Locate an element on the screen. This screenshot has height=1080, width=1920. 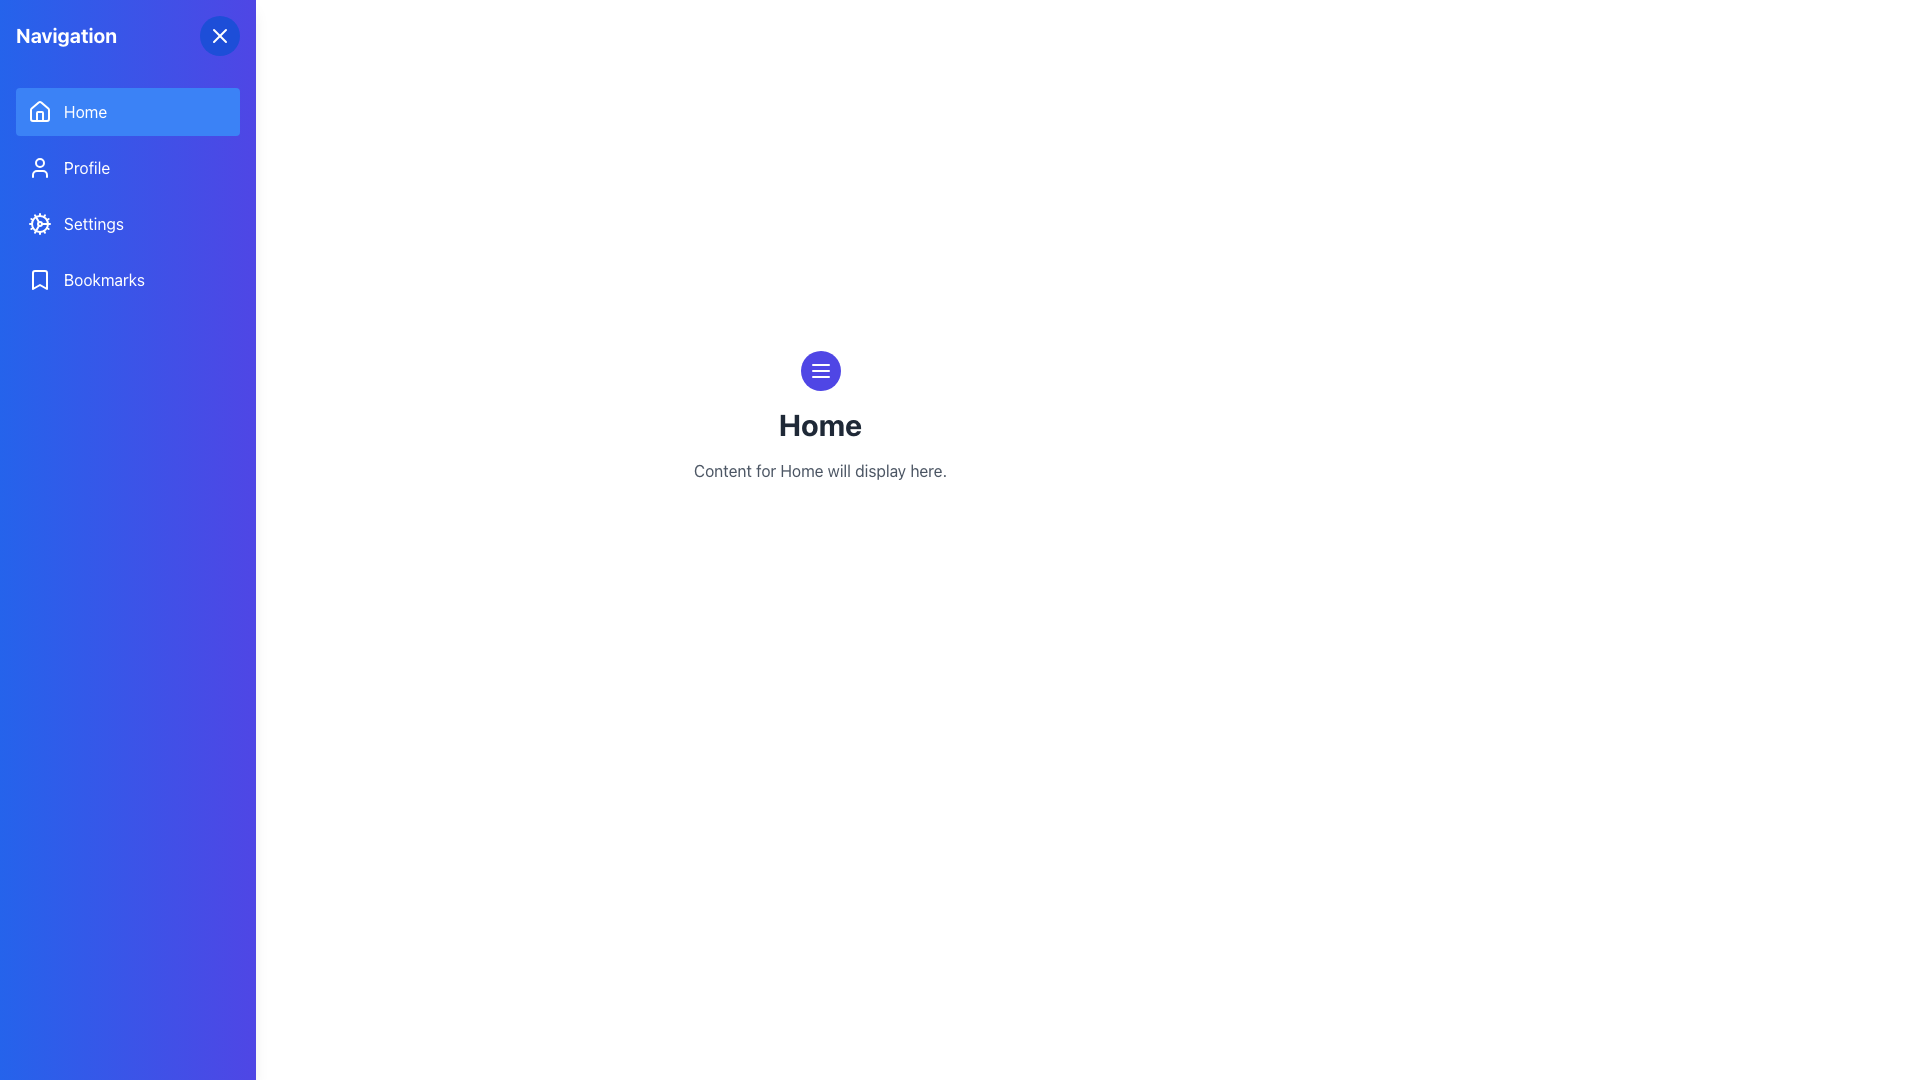
the fourth menu item in the vertical navigation bar, which serves as a navigation option for managing or viewing bookmarks is located at coordinates (127, 280).